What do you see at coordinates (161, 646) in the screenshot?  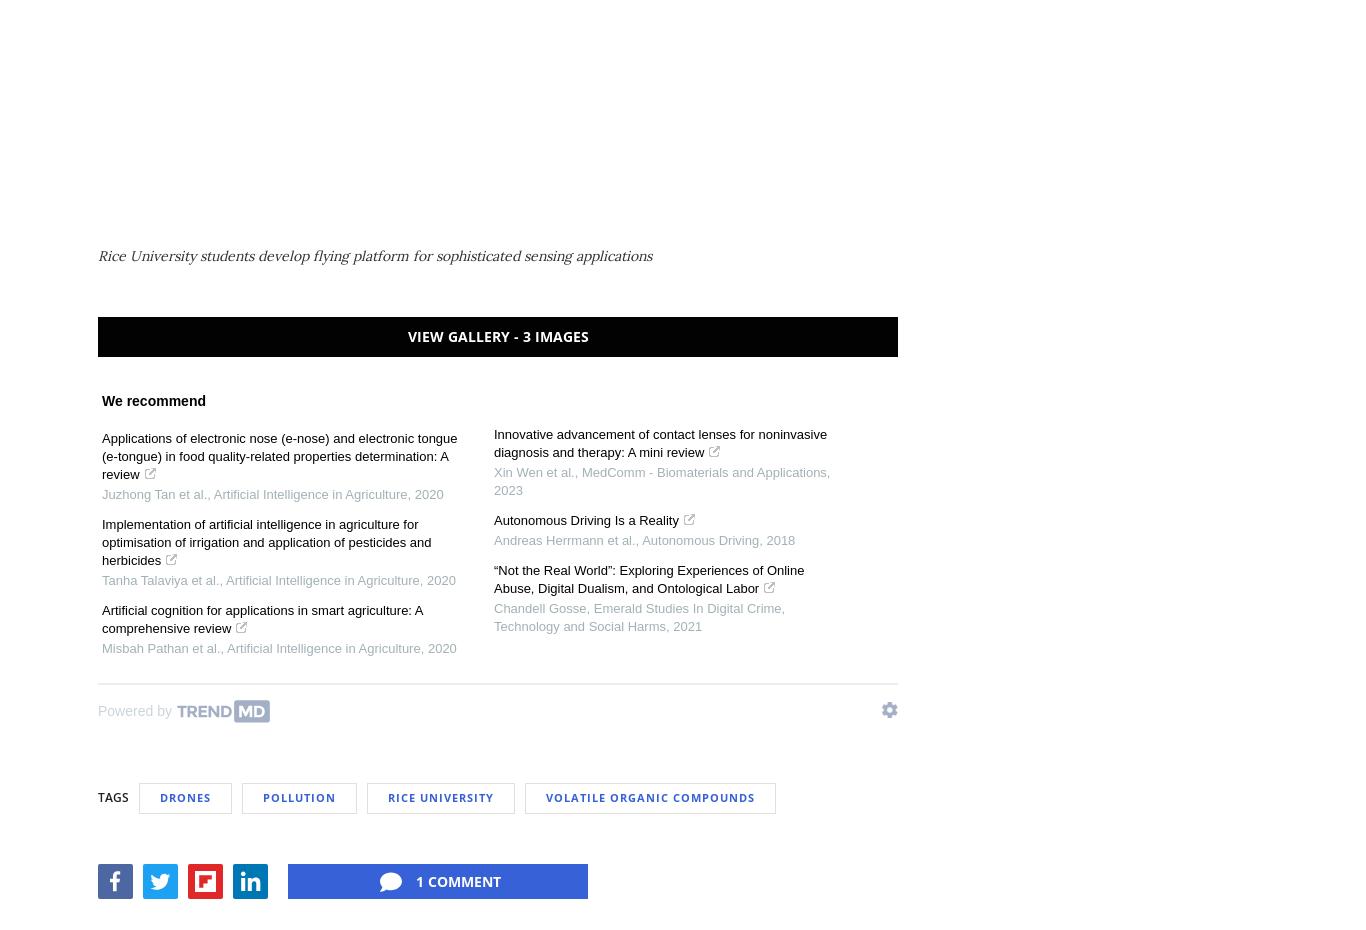 I see `'Misbah Pathan et al.,'` at bounding box center [161, 646].